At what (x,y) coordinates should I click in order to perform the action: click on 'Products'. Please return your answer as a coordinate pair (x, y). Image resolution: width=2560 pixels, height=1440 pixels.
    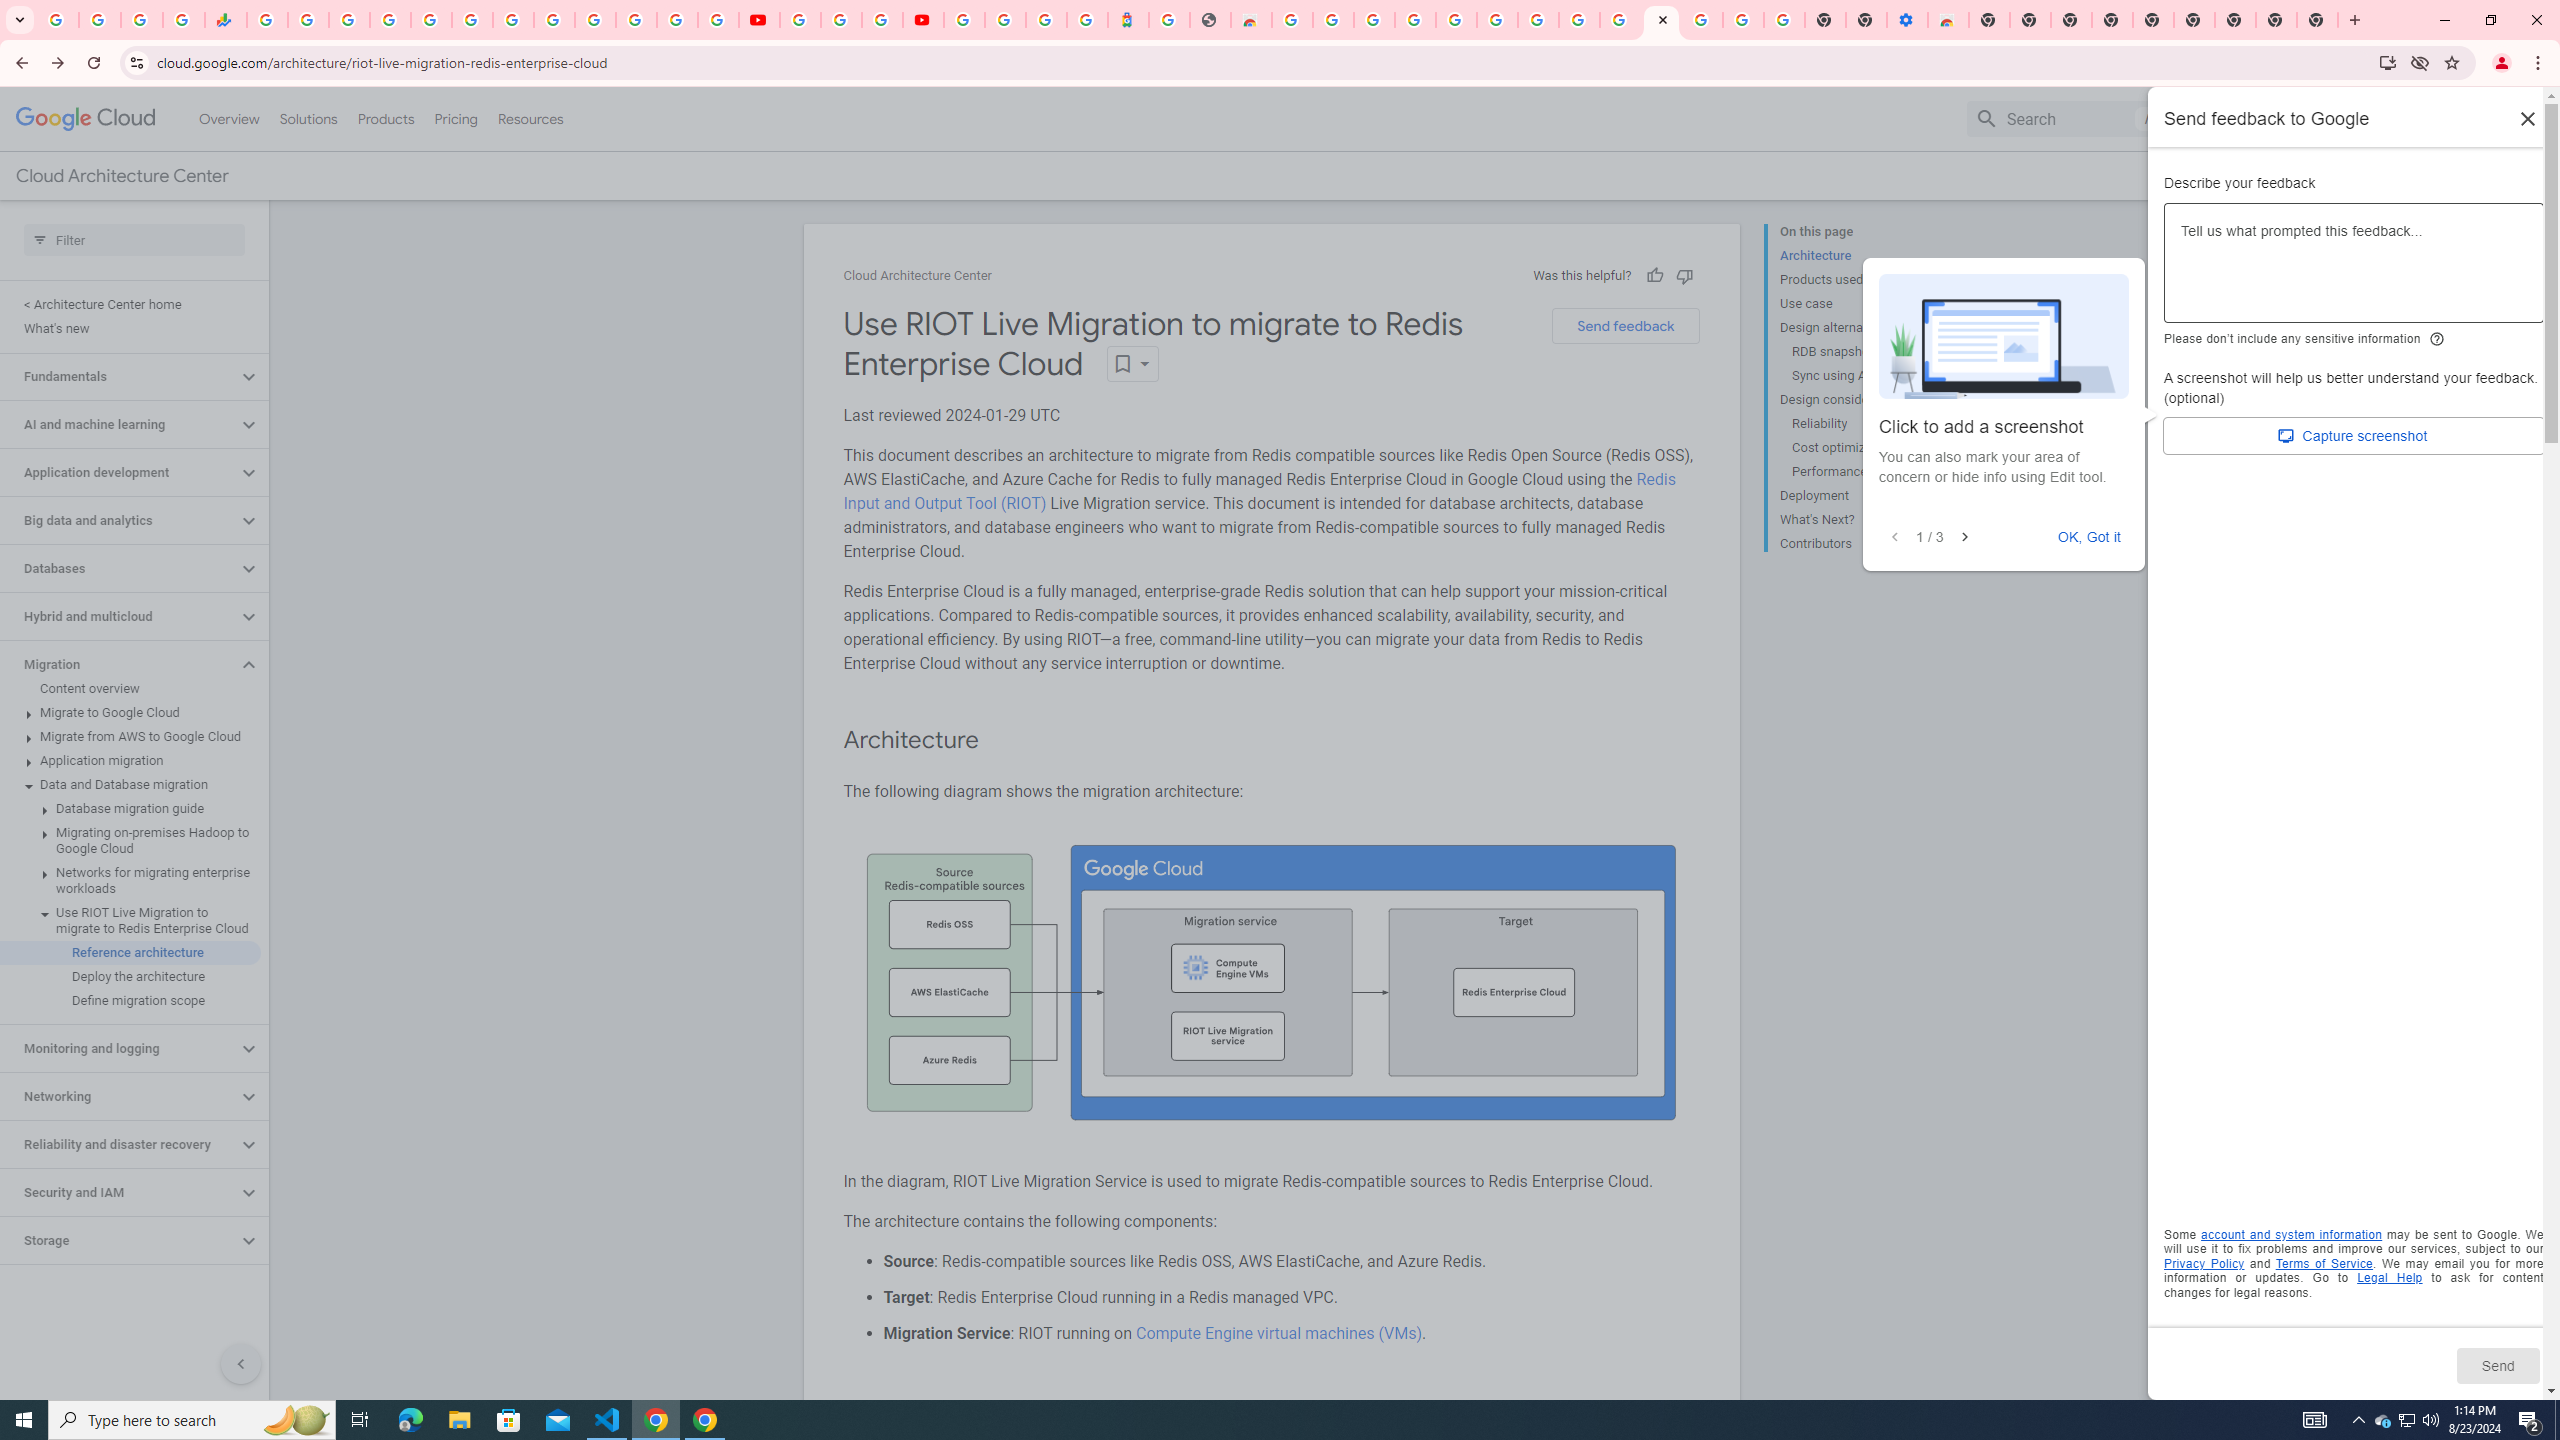
    Looking at the image, I should click on (384, 118).